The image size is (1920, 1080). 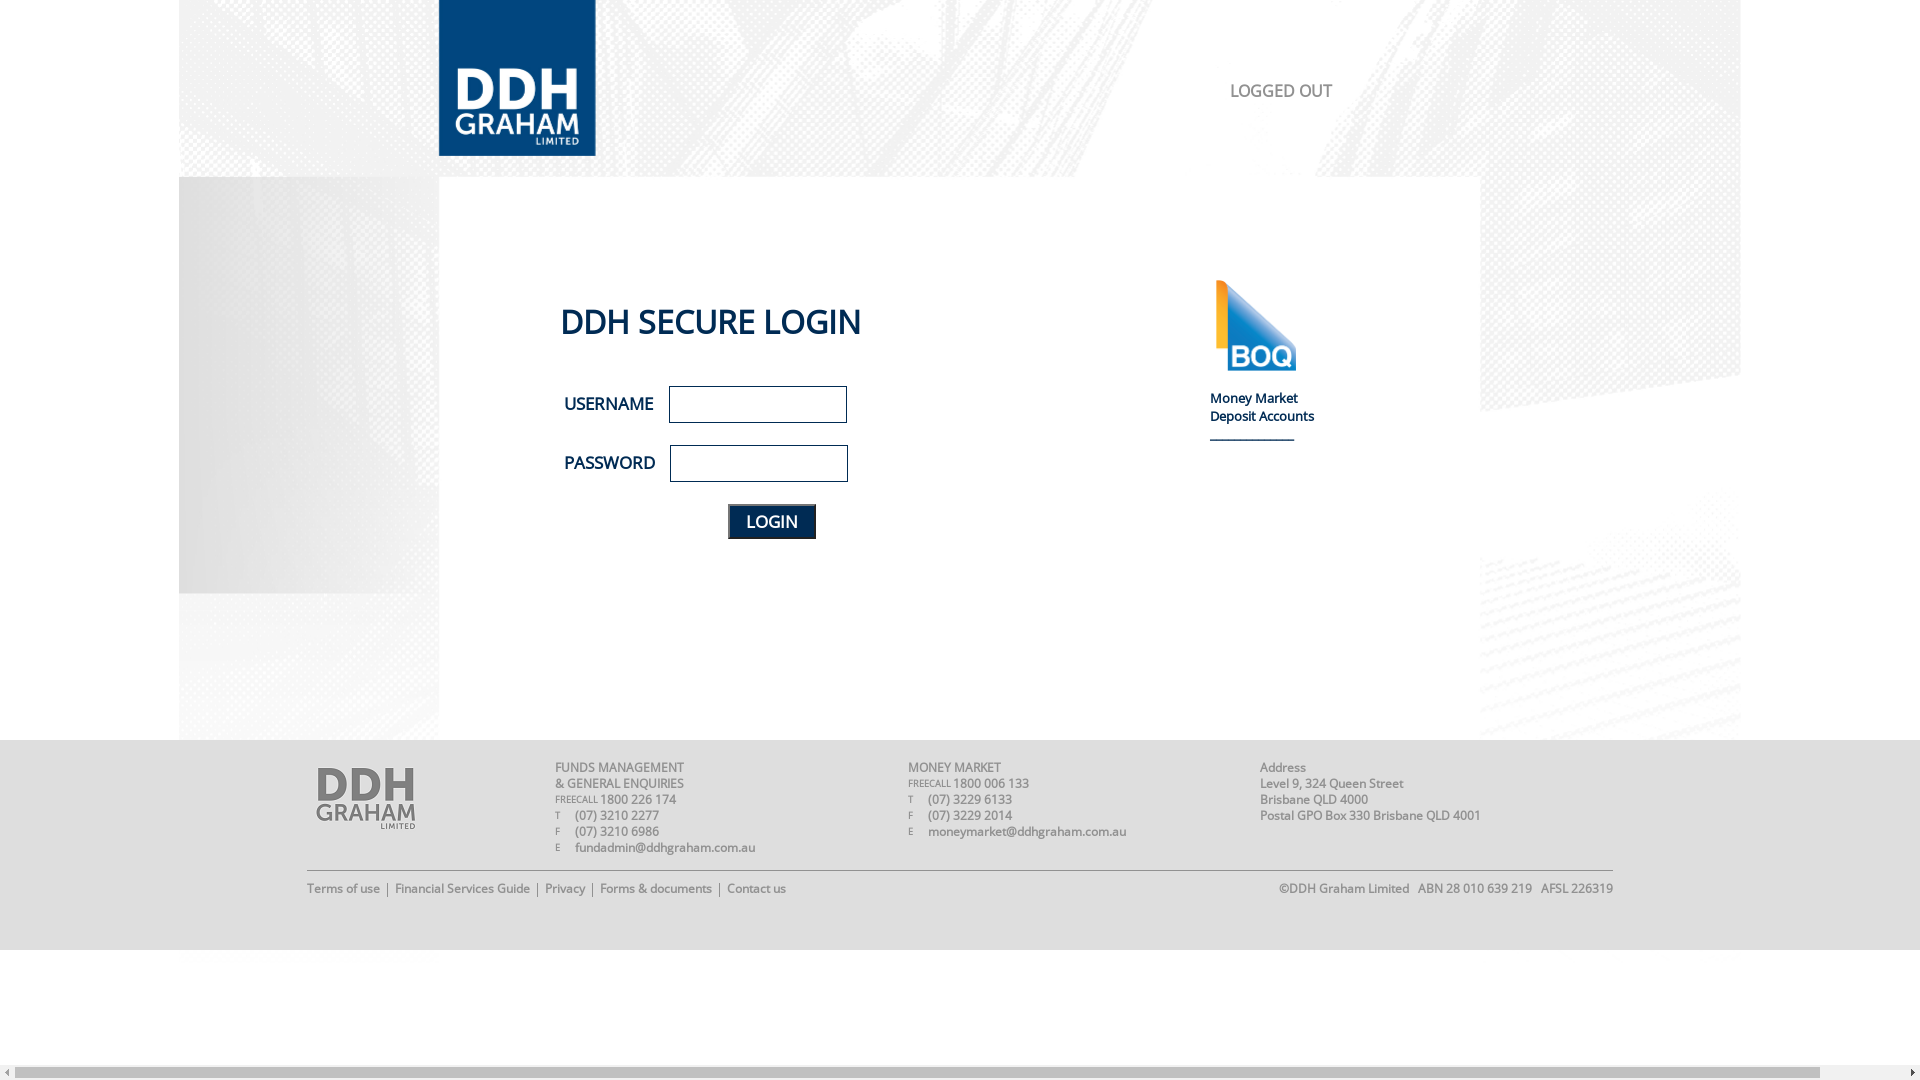 I want to click on '(07) 3229 2014', so click(x=969, y=816).